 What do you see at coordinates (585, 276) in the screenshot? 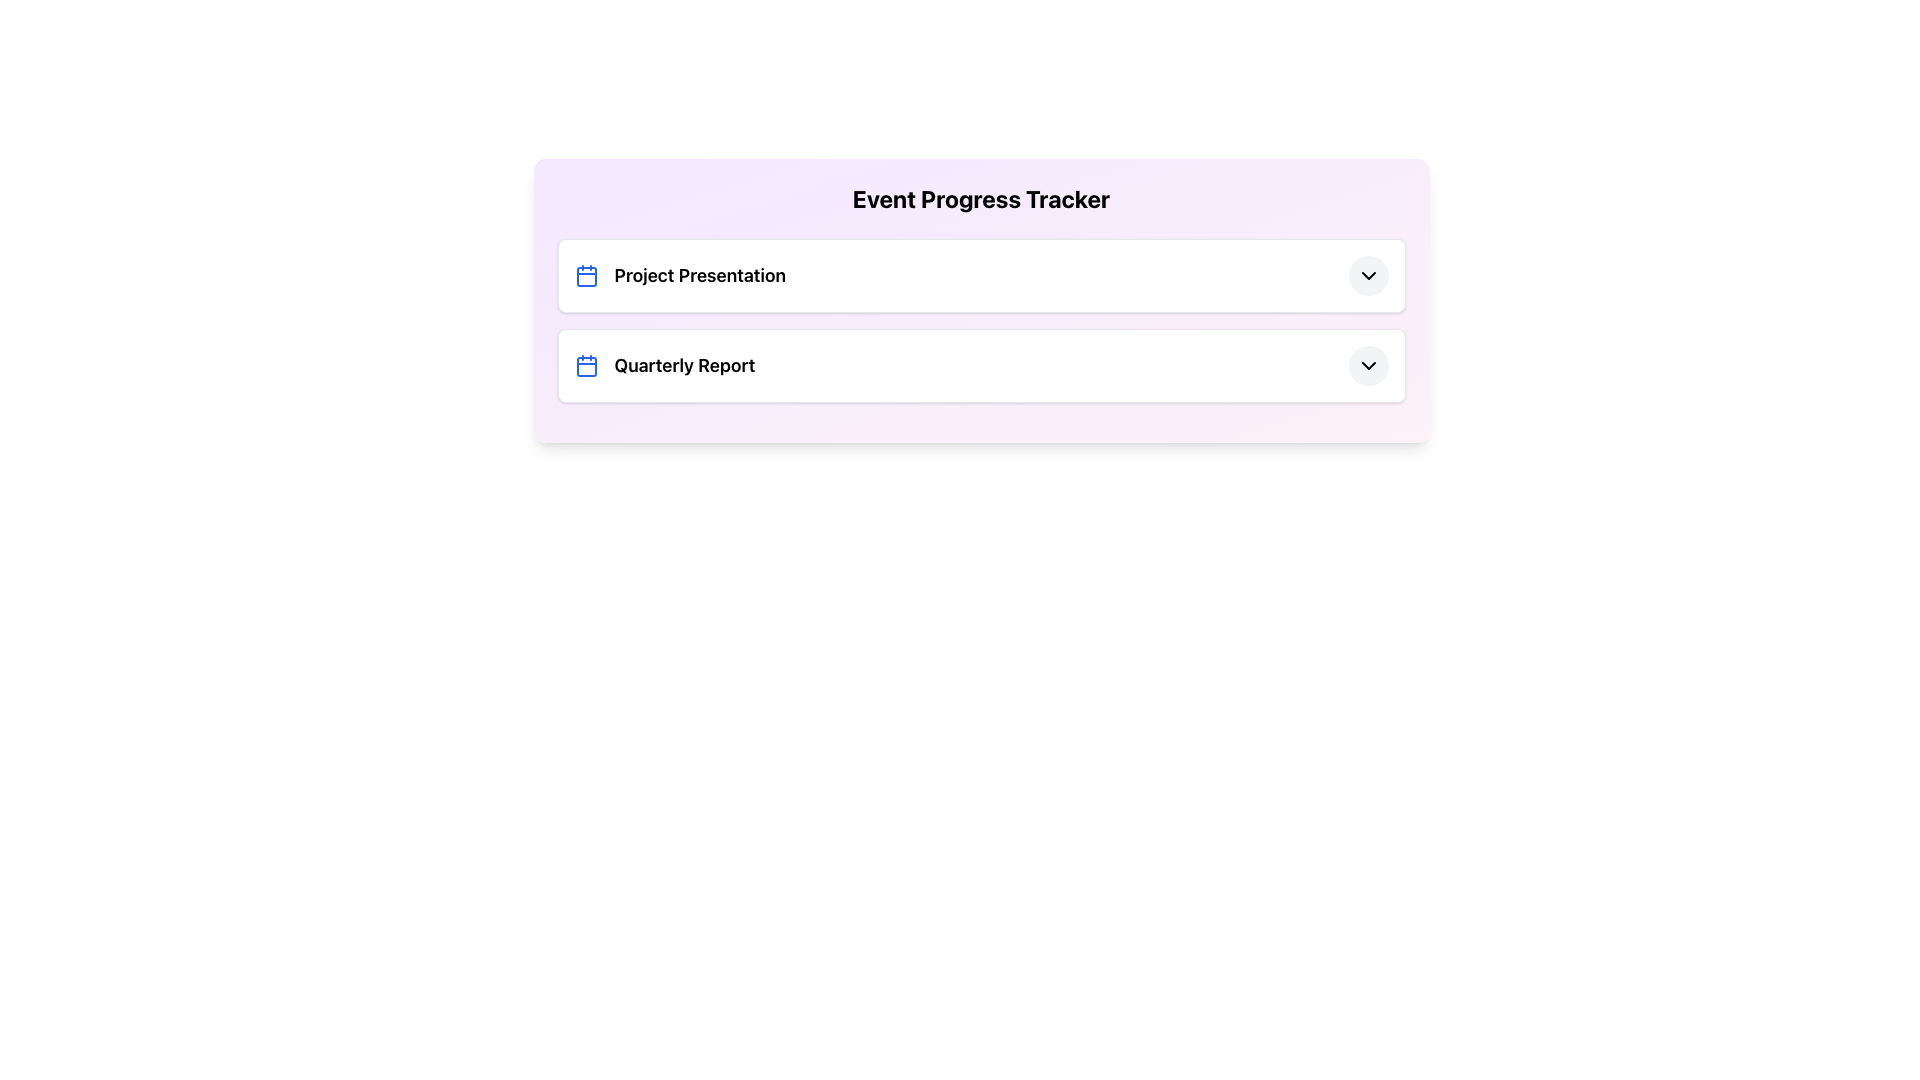
I see `the calendar icon that visually indicates the 'Project Presentation' text, located to the left of it in the first row of the list` at bounding box center [585, 276].